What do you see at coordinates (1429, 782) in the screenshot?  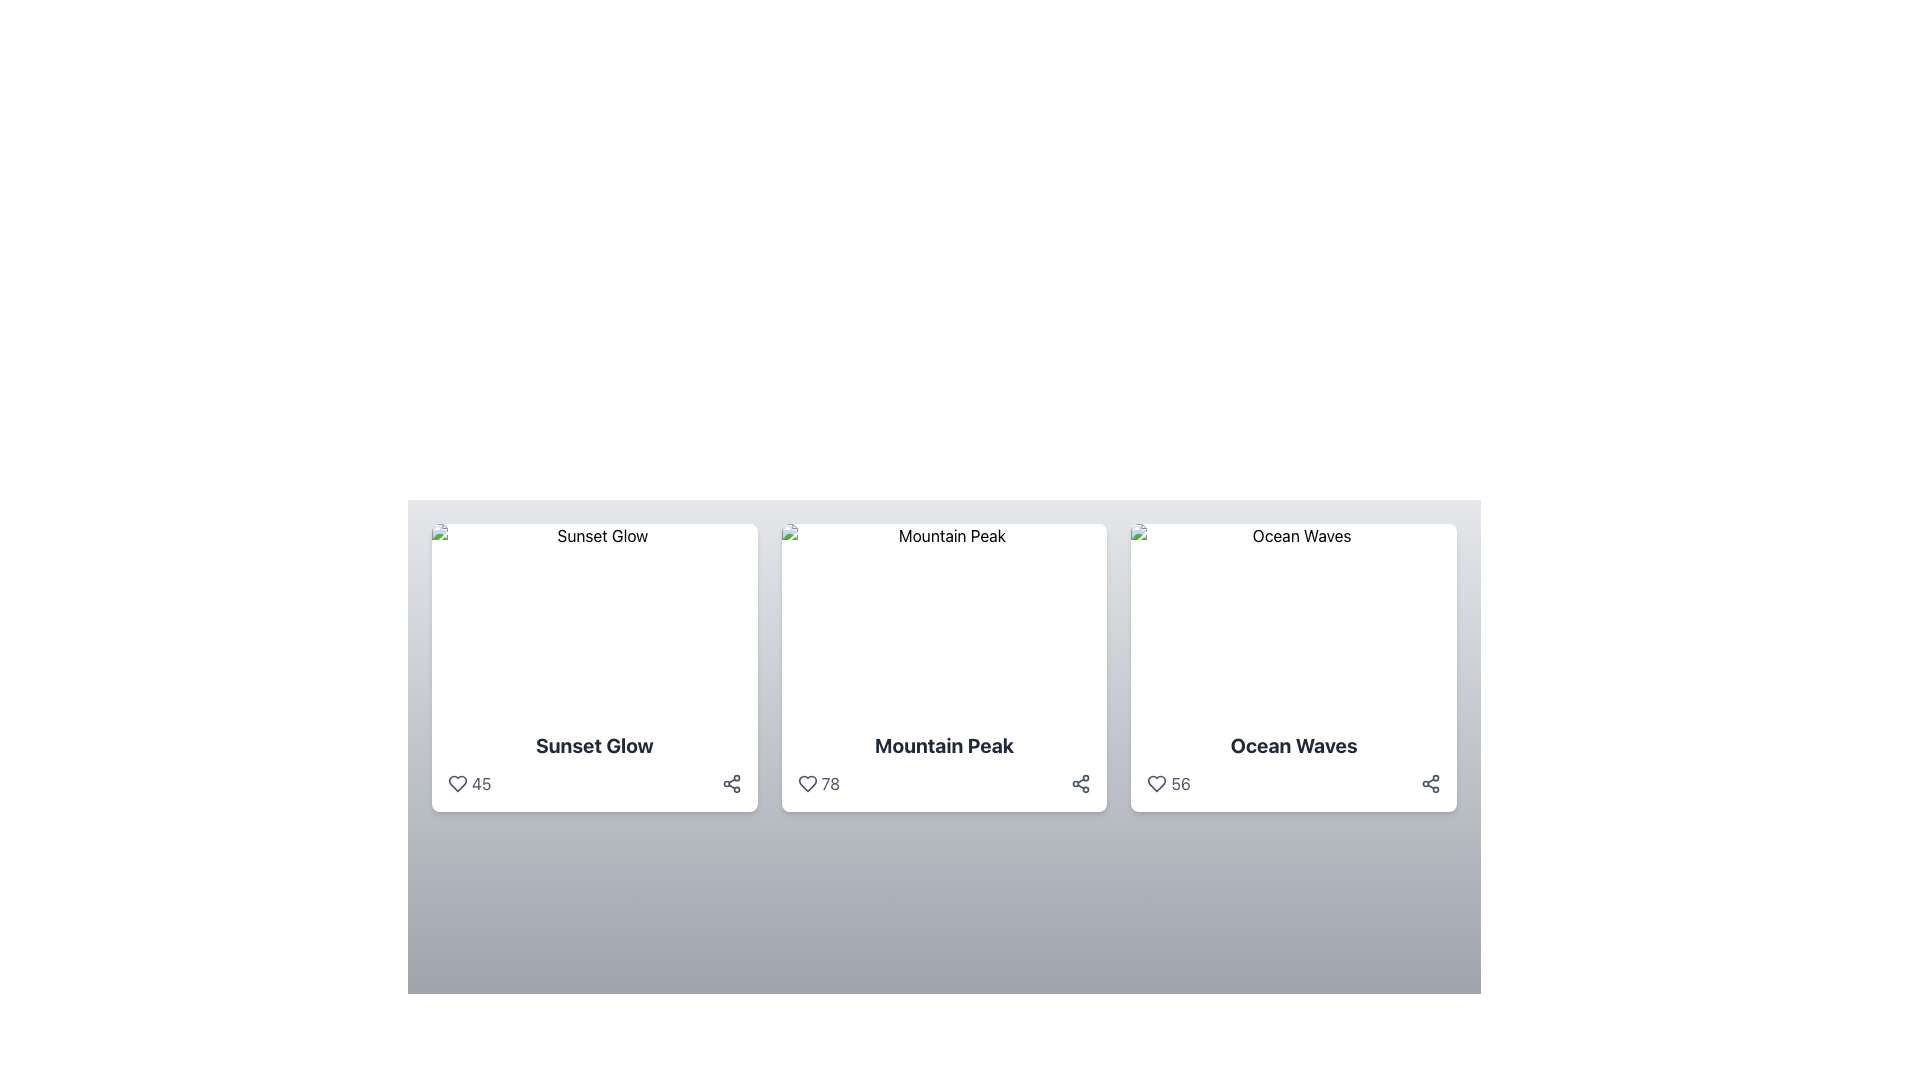 I see `the share icon located at the bottom-right corner of the 'Ocean Waves' card, which is the last icon in the horizontal icon layout` at bounding box center [1429, 782].